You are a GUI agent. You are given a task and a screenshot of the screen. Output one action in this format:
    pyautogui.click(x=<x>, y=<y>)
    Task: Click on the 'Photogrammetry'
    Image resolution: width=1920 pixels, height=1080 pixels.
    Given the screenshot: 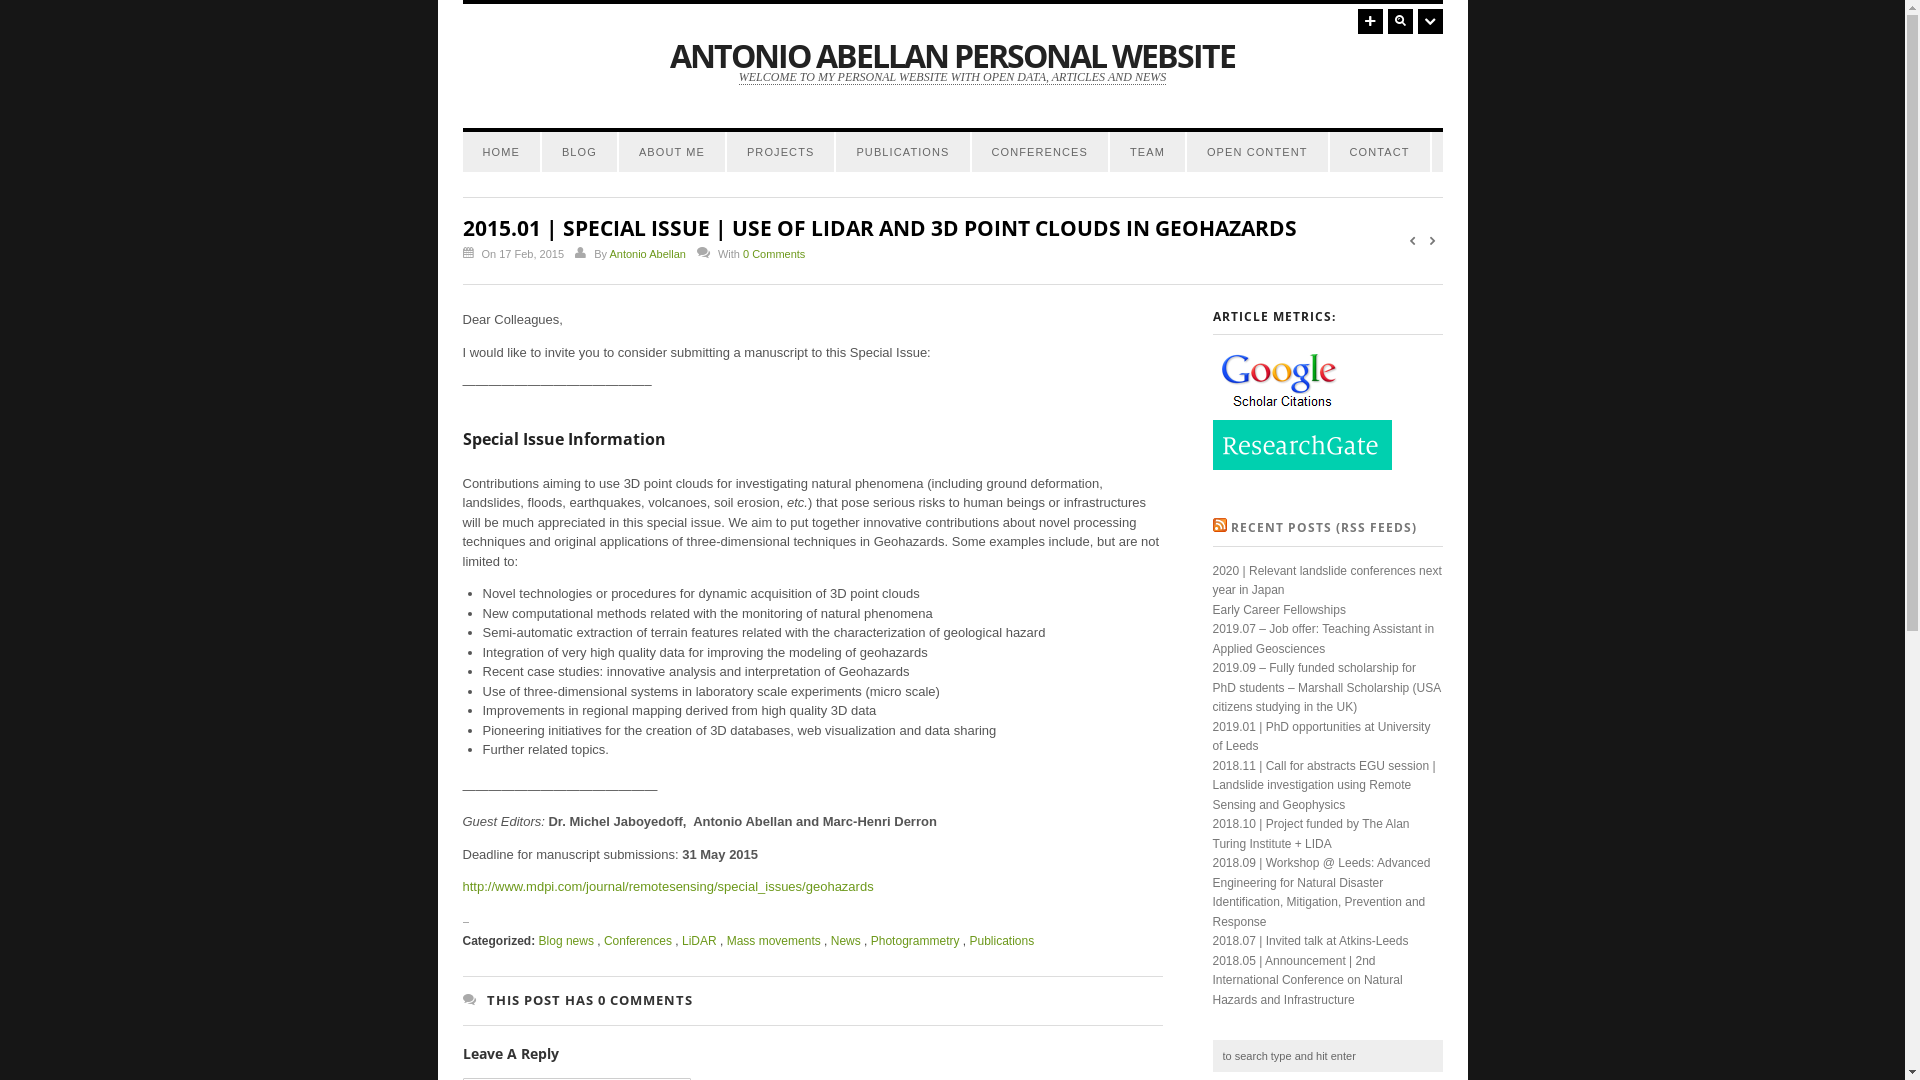 What is the action you would take?
    pyautogui.click(x=870, y=941)
    